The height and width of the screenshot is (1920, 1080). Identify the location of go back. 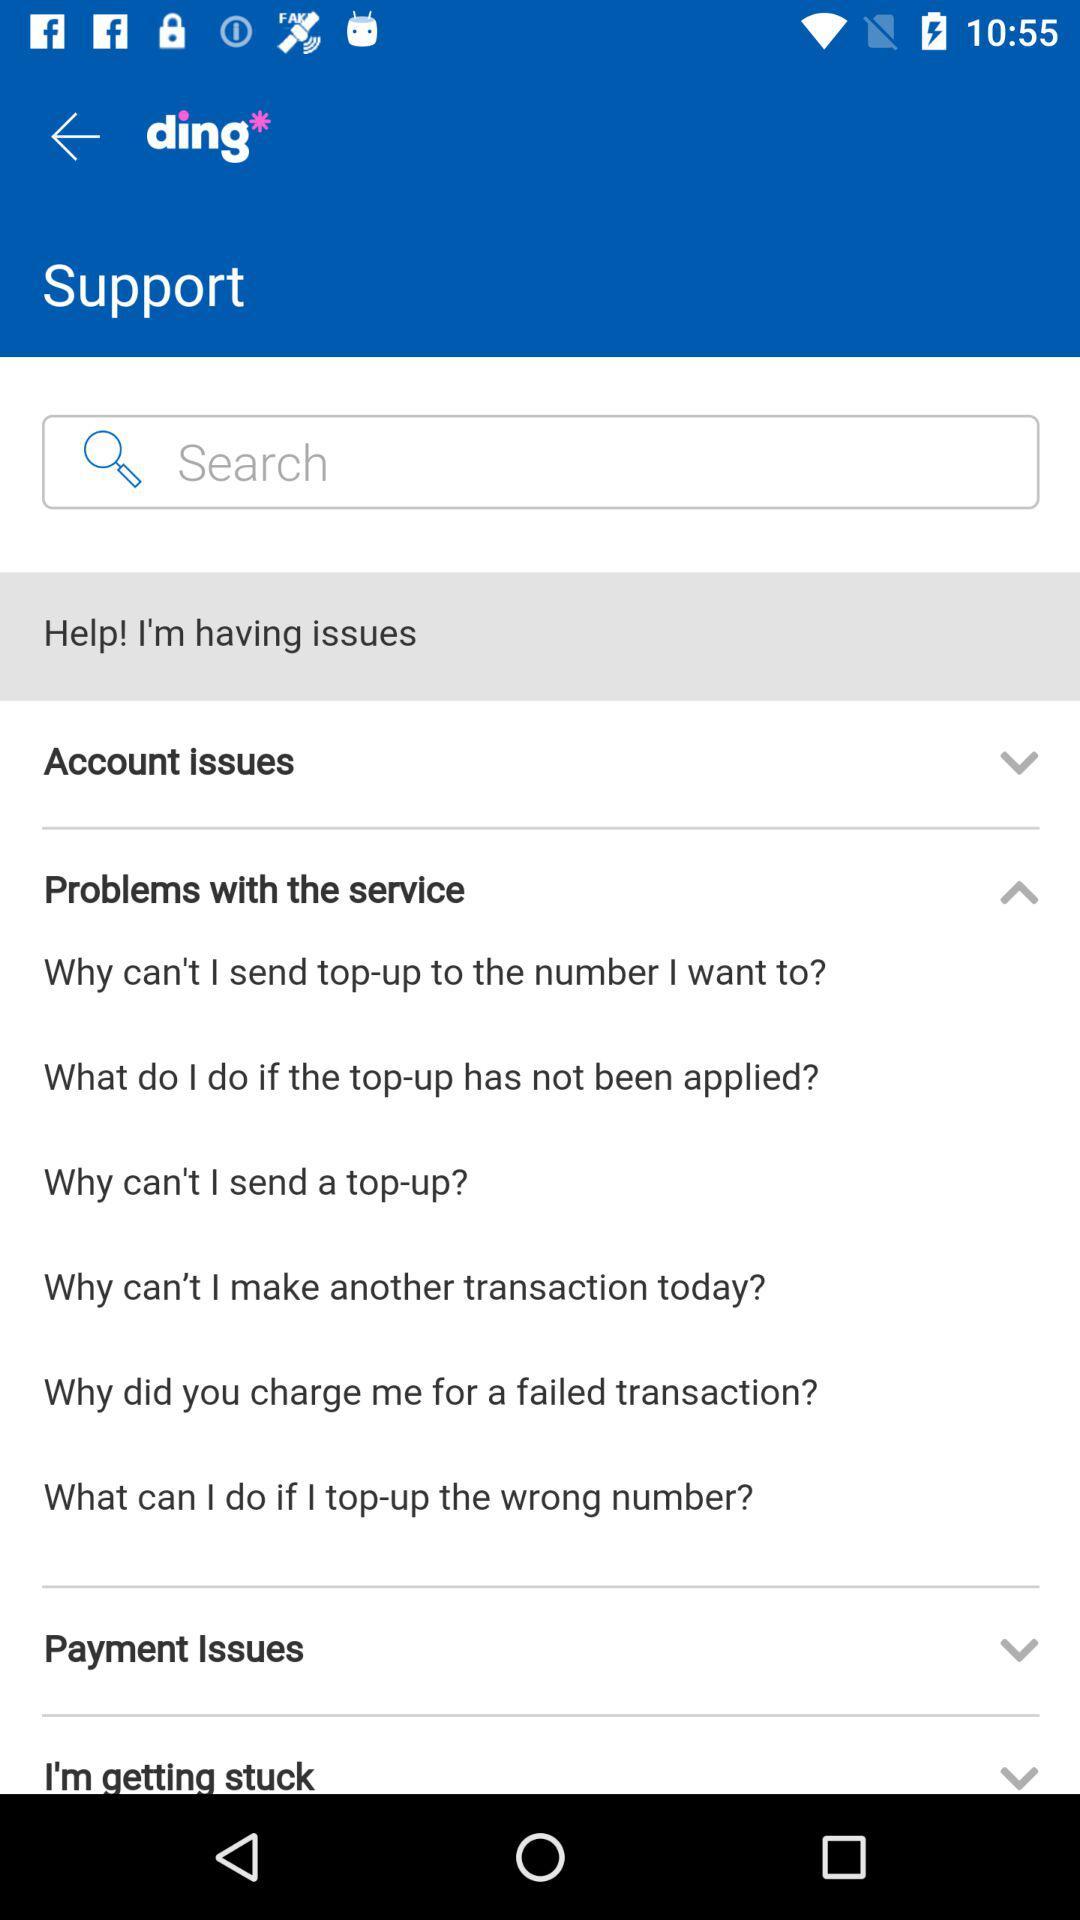
(72, 135).